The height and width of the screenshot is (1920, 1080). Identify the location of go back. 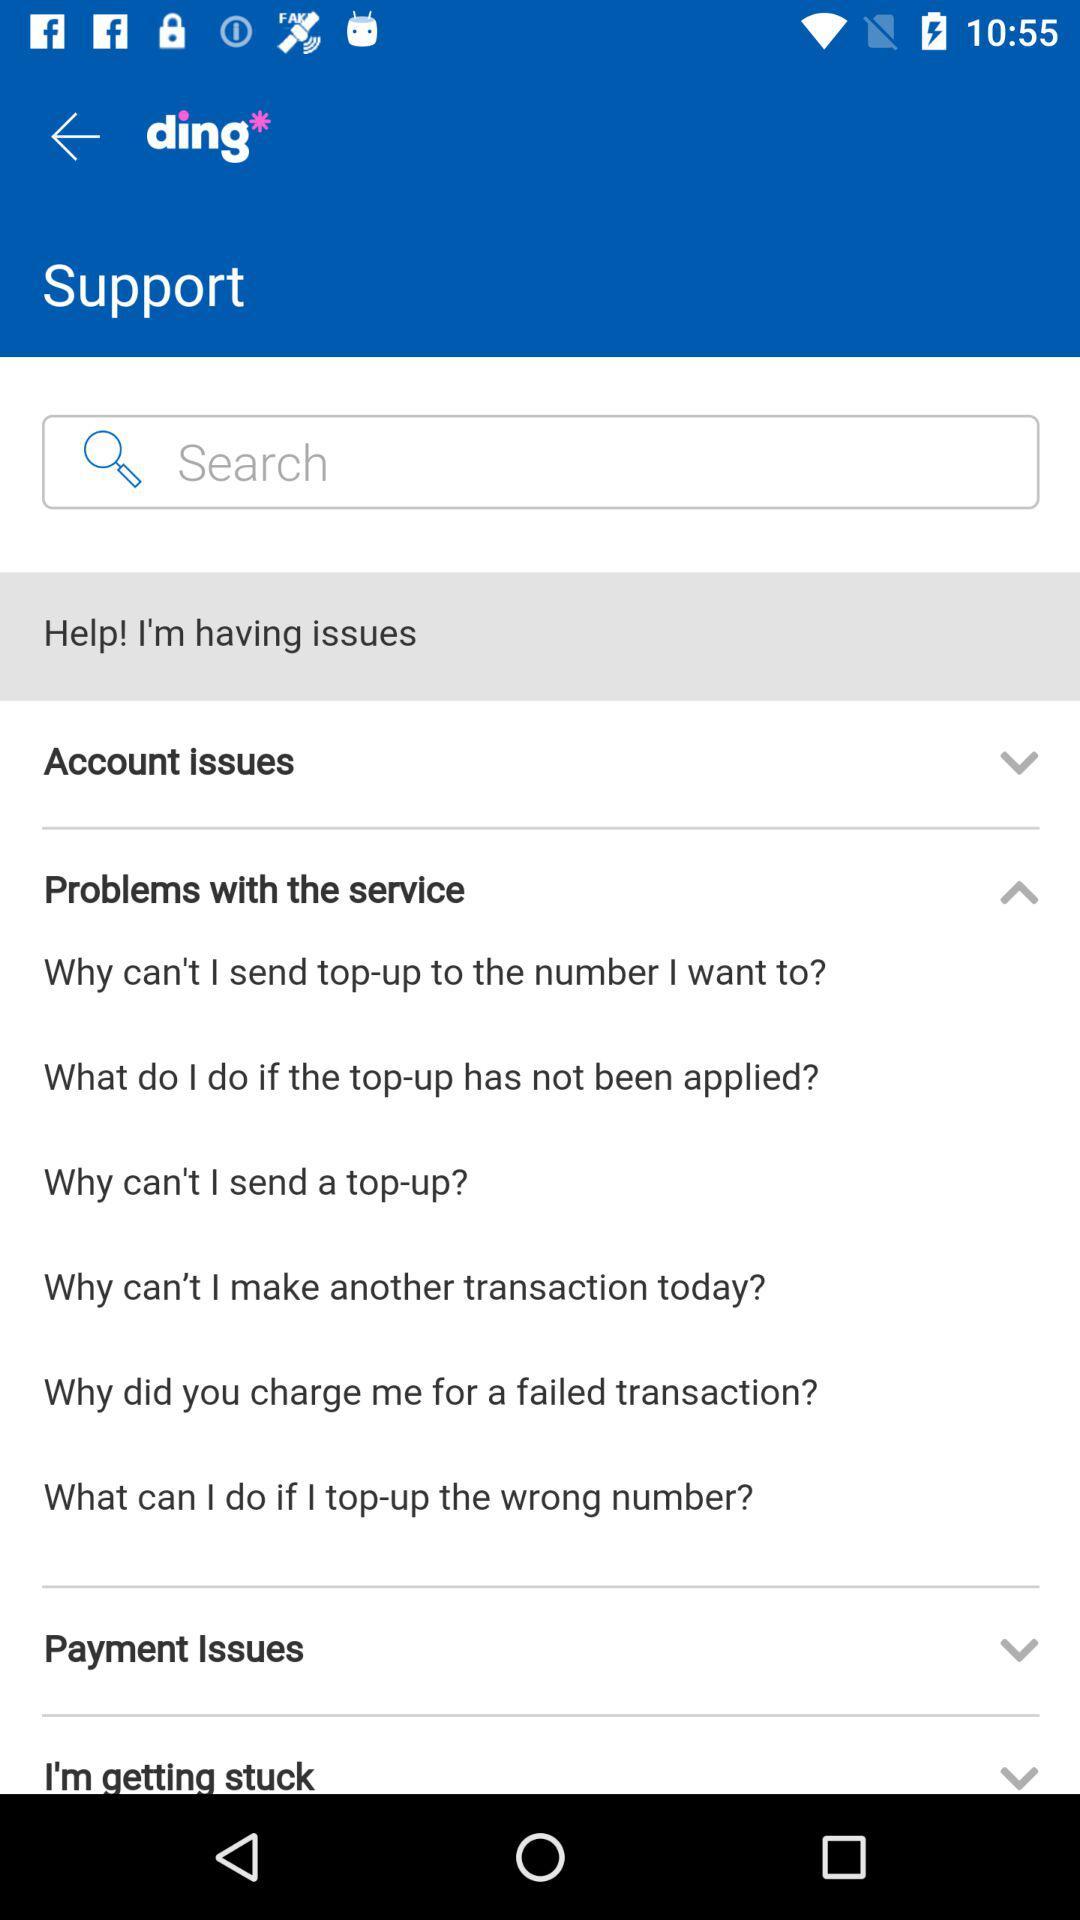
(72, 135).